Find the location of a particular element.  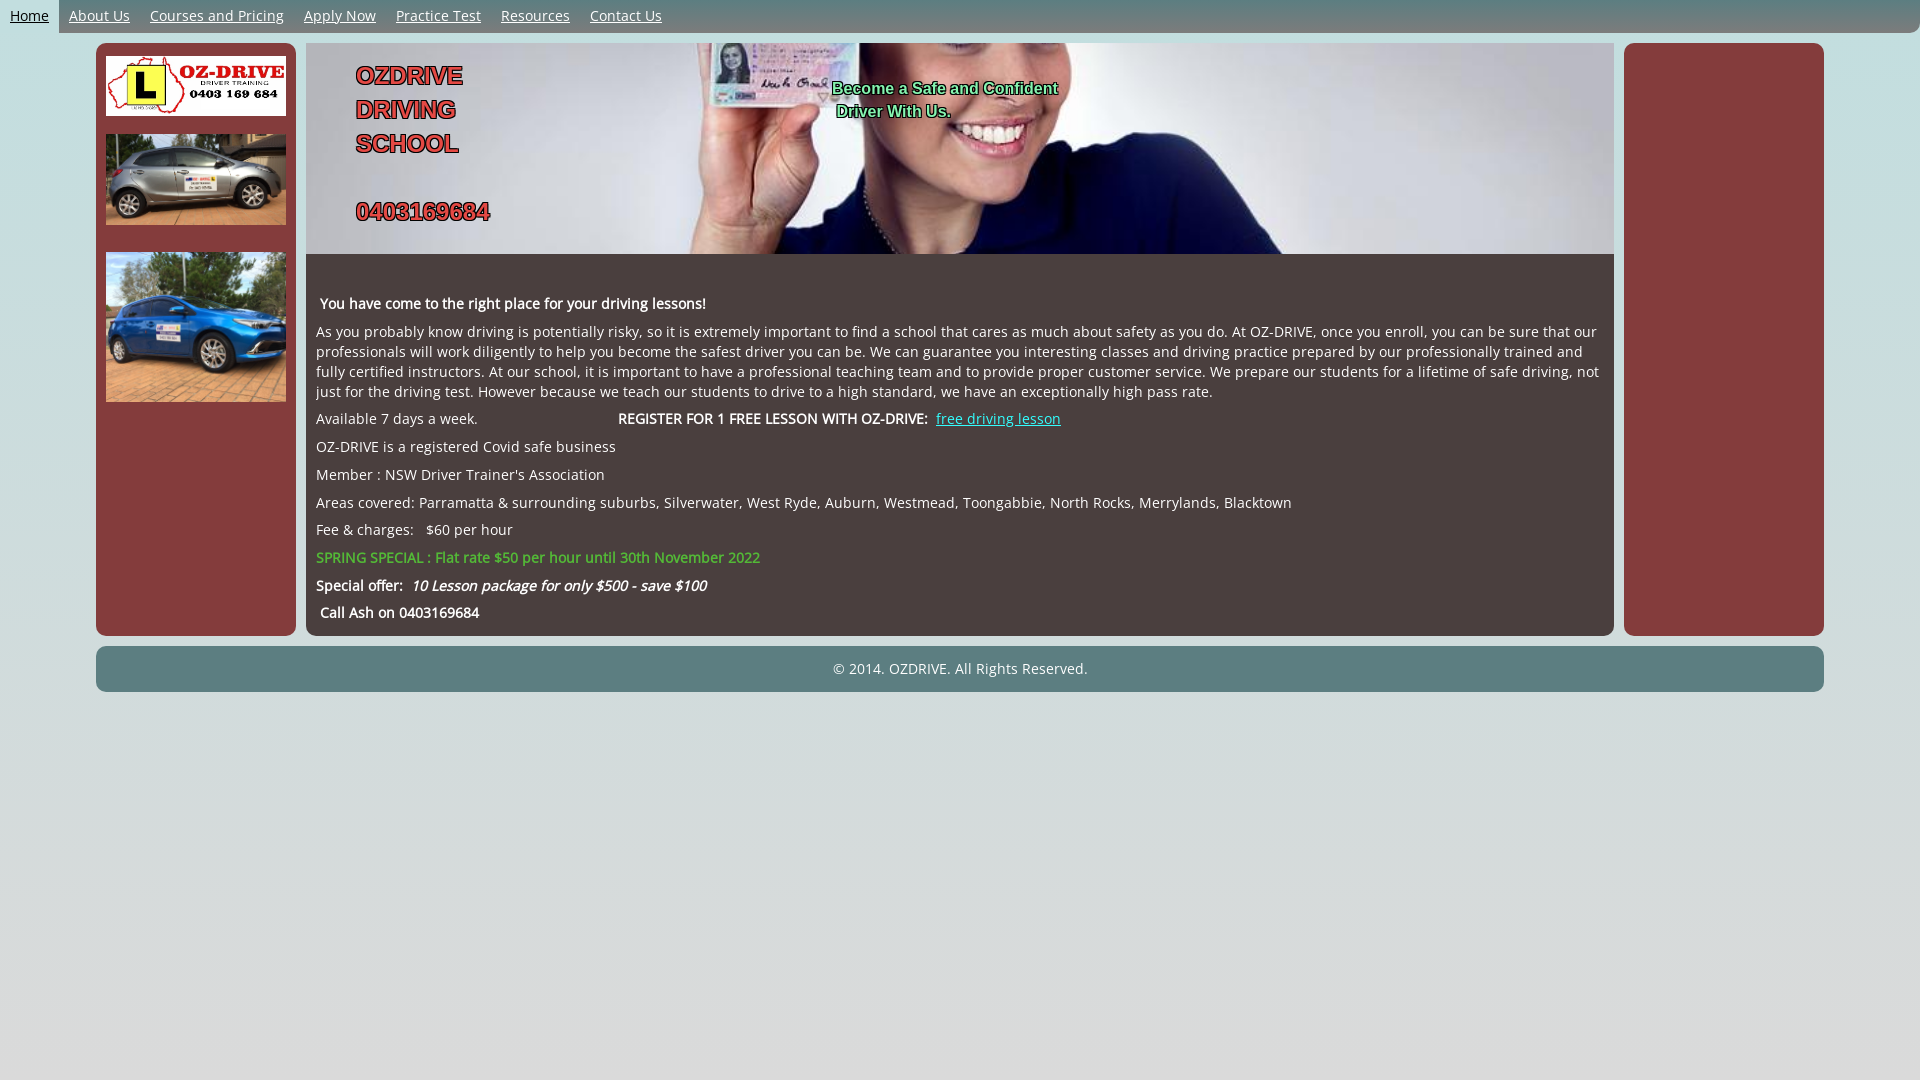

'About Us' is located at coordinates (98, 16).